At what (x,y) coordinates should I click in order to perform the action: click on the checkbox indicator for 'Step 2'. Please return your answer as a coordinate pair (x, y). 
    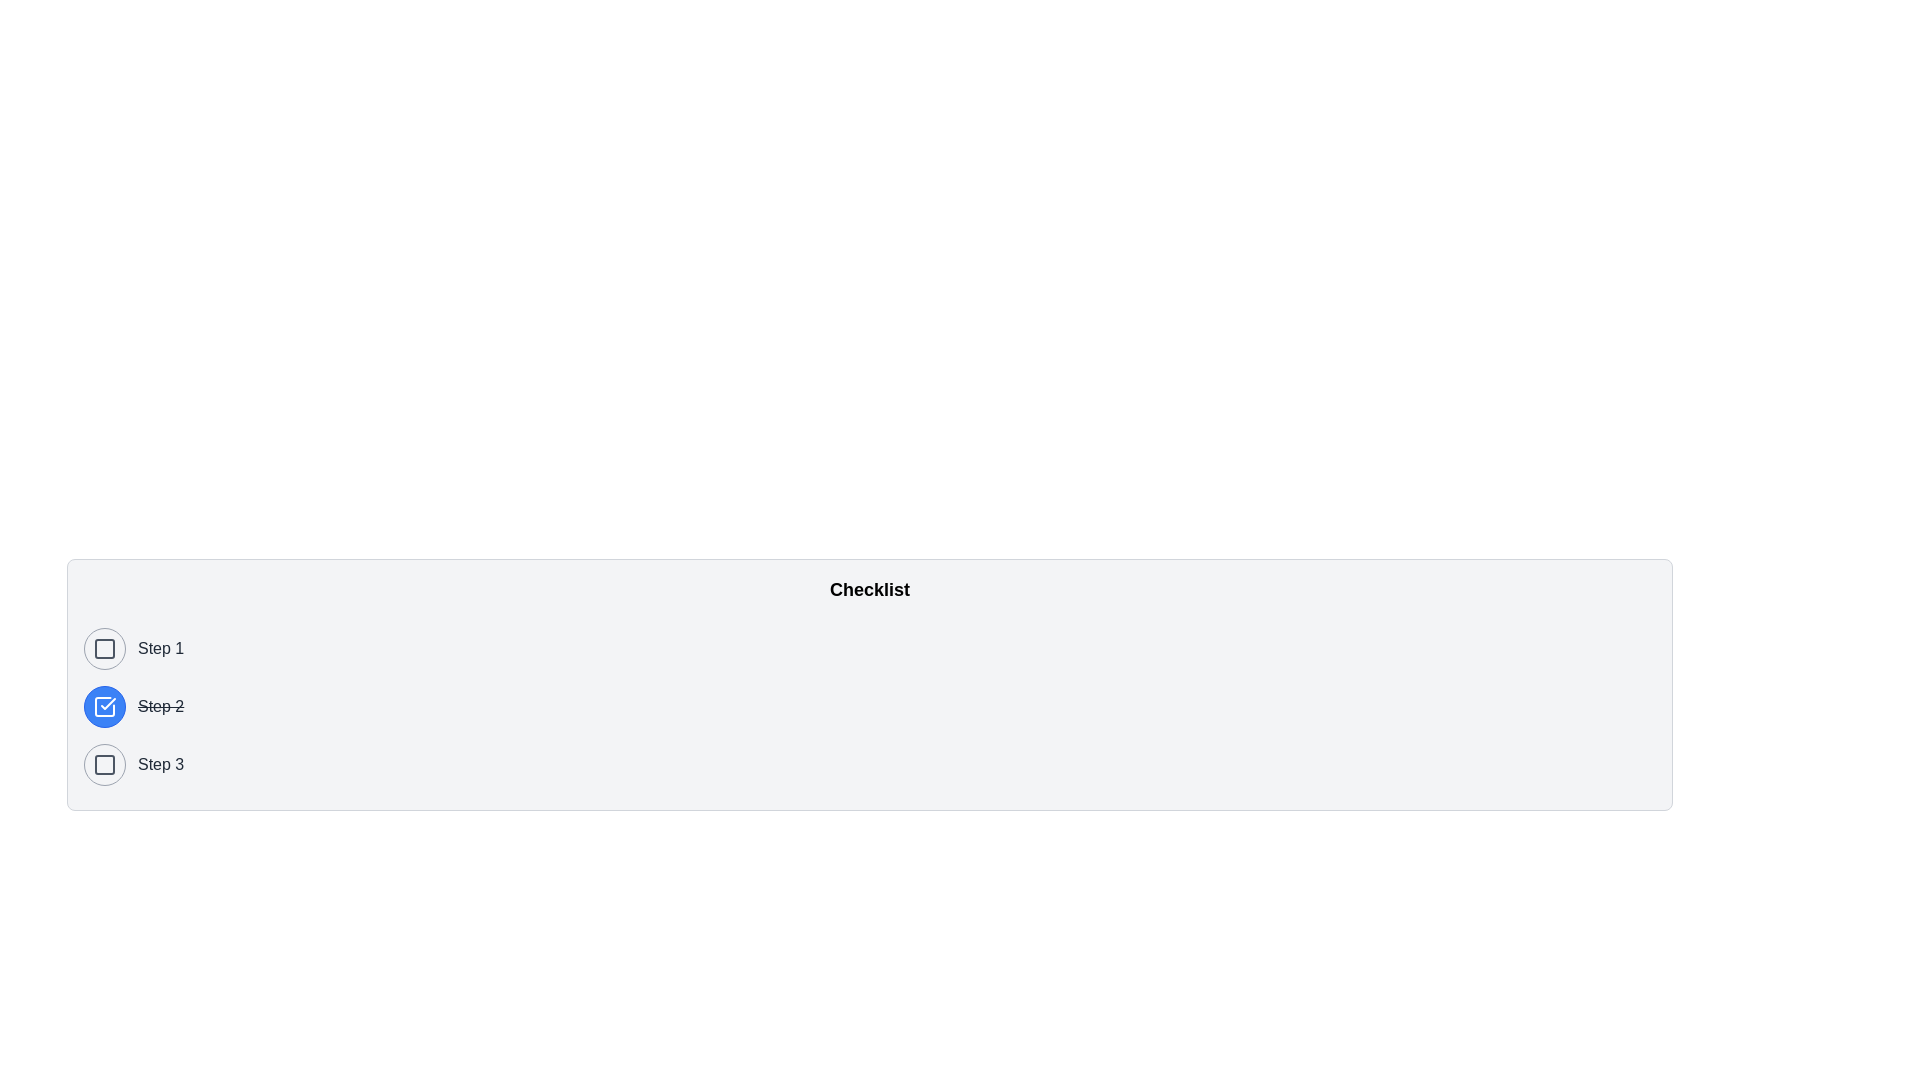
    Looking at the image, I should click on (104, 705).